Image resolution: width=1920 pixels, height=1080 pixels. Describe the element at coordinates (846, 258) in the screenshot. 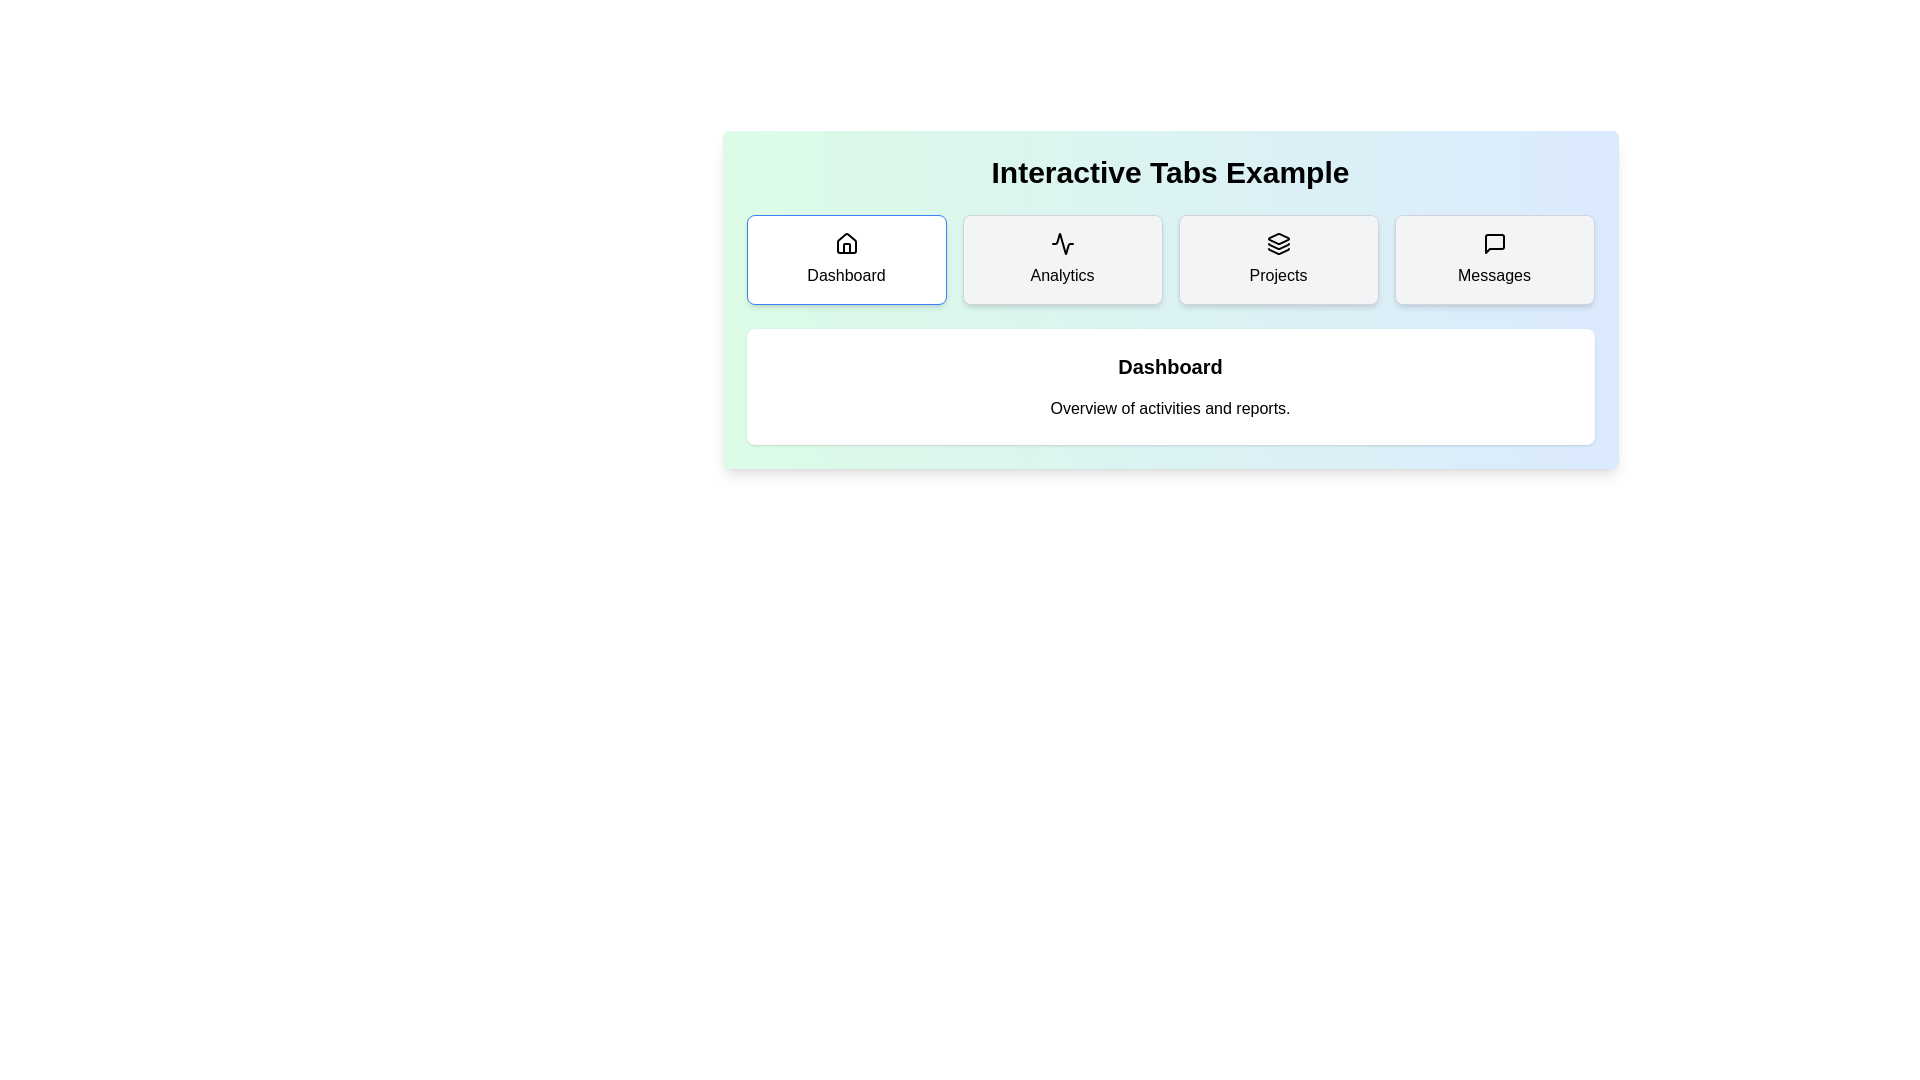

I see `the Dashboard tab by clicking on its button` at that location.